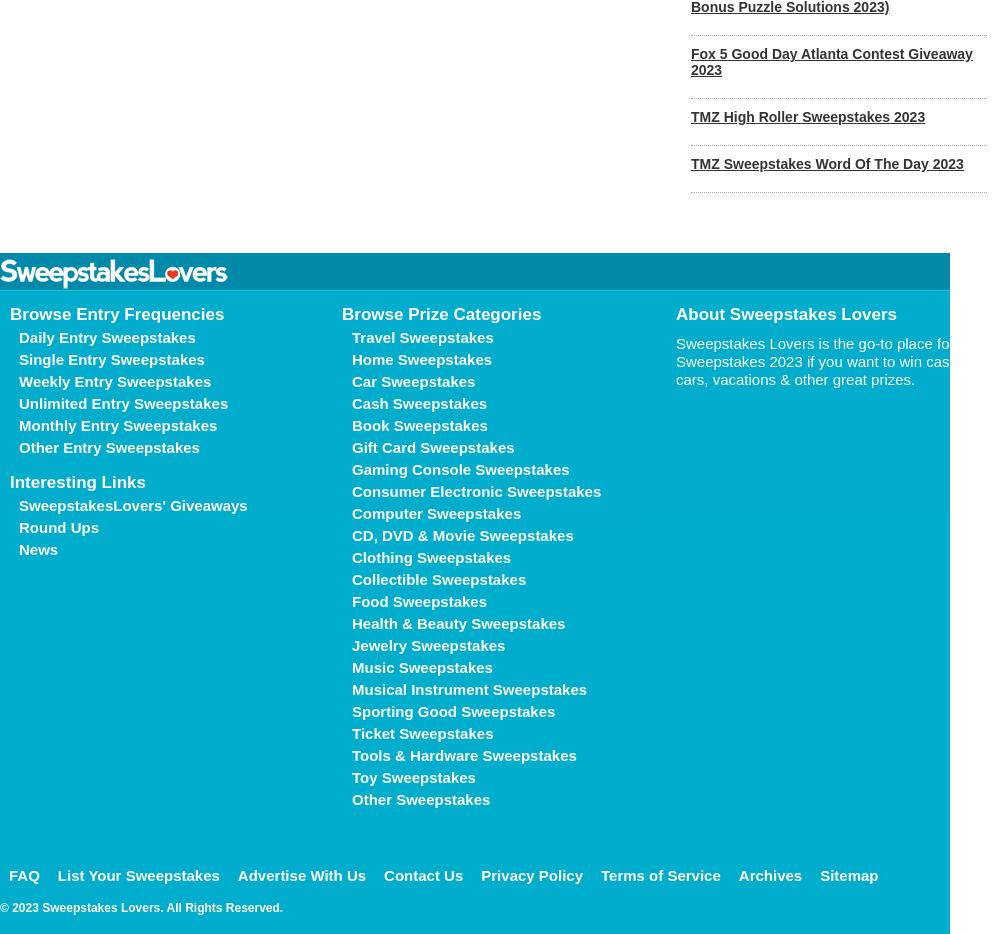  I want to click on 'Gaming Console Sweepstakes', so click(459, 468).